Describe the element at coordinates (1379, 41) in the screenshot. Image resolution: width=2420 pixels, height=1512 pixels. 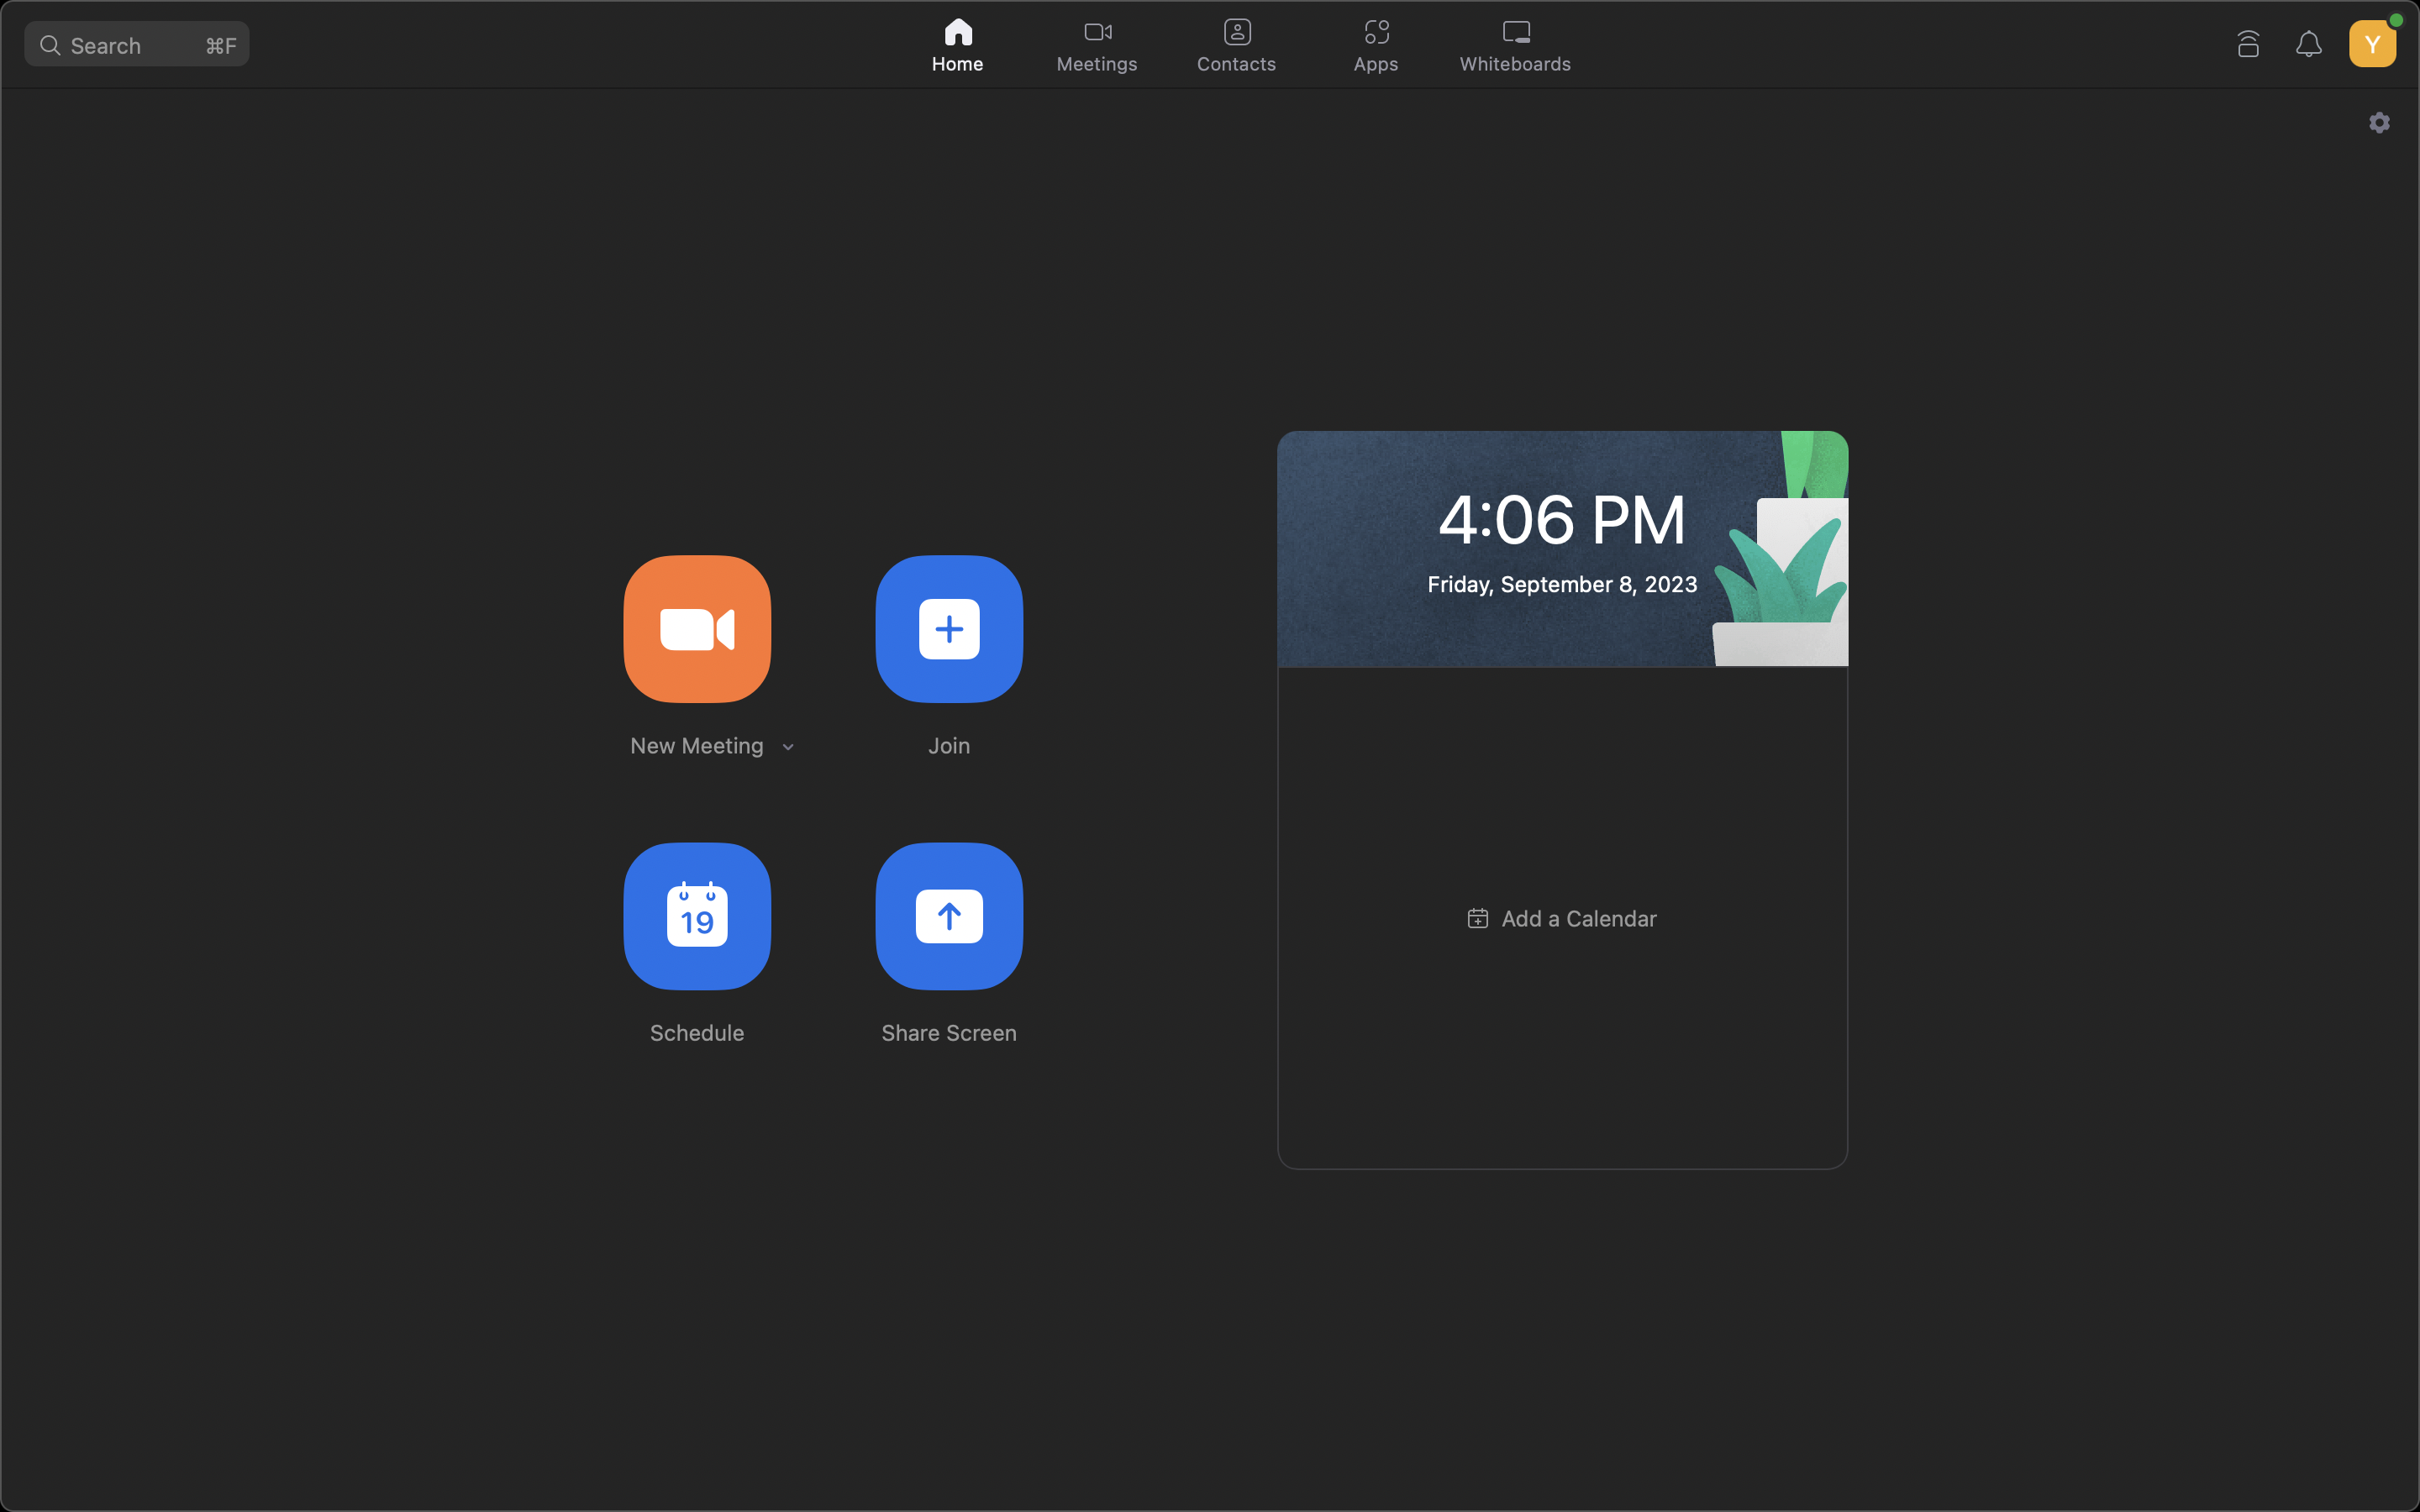
I see `the applications icon at the top` at that location.